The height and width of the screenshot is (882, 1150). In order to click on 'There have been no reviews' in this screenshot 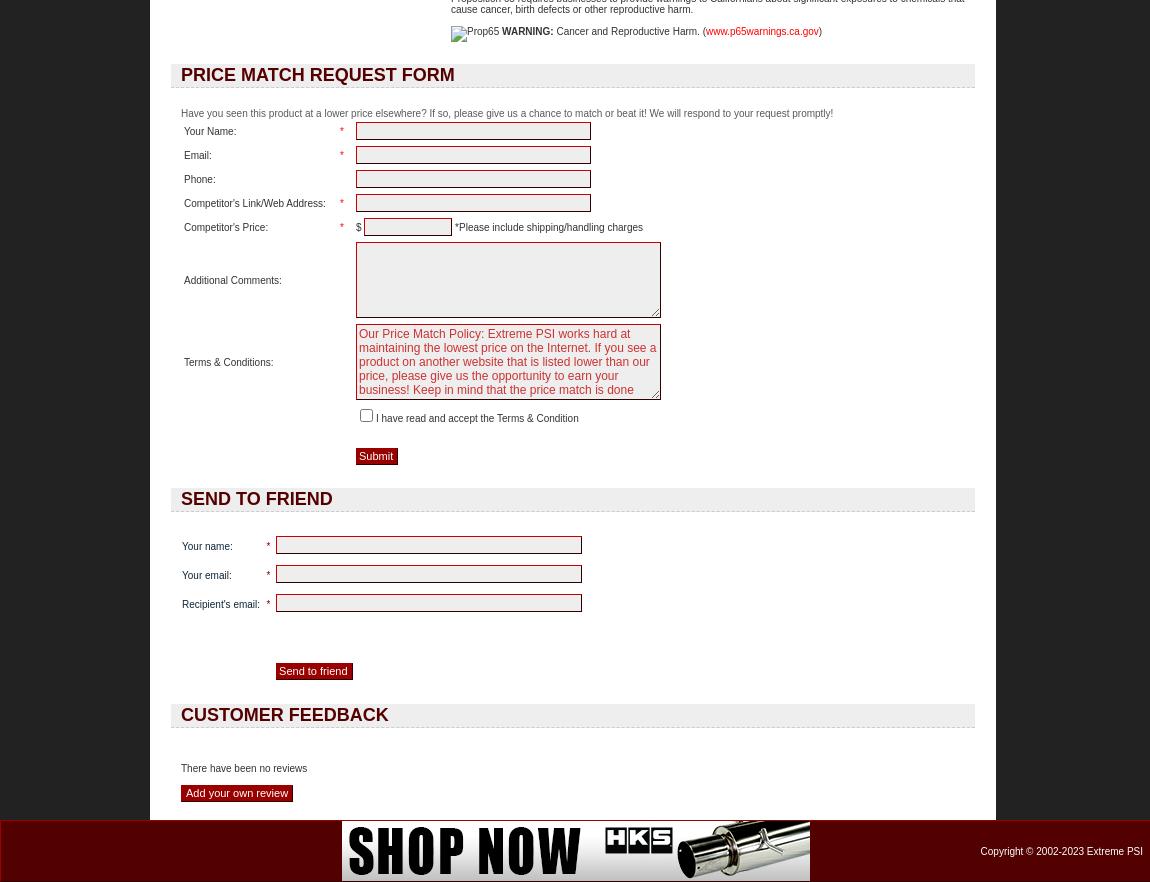, I will do `click(180, 768)`.